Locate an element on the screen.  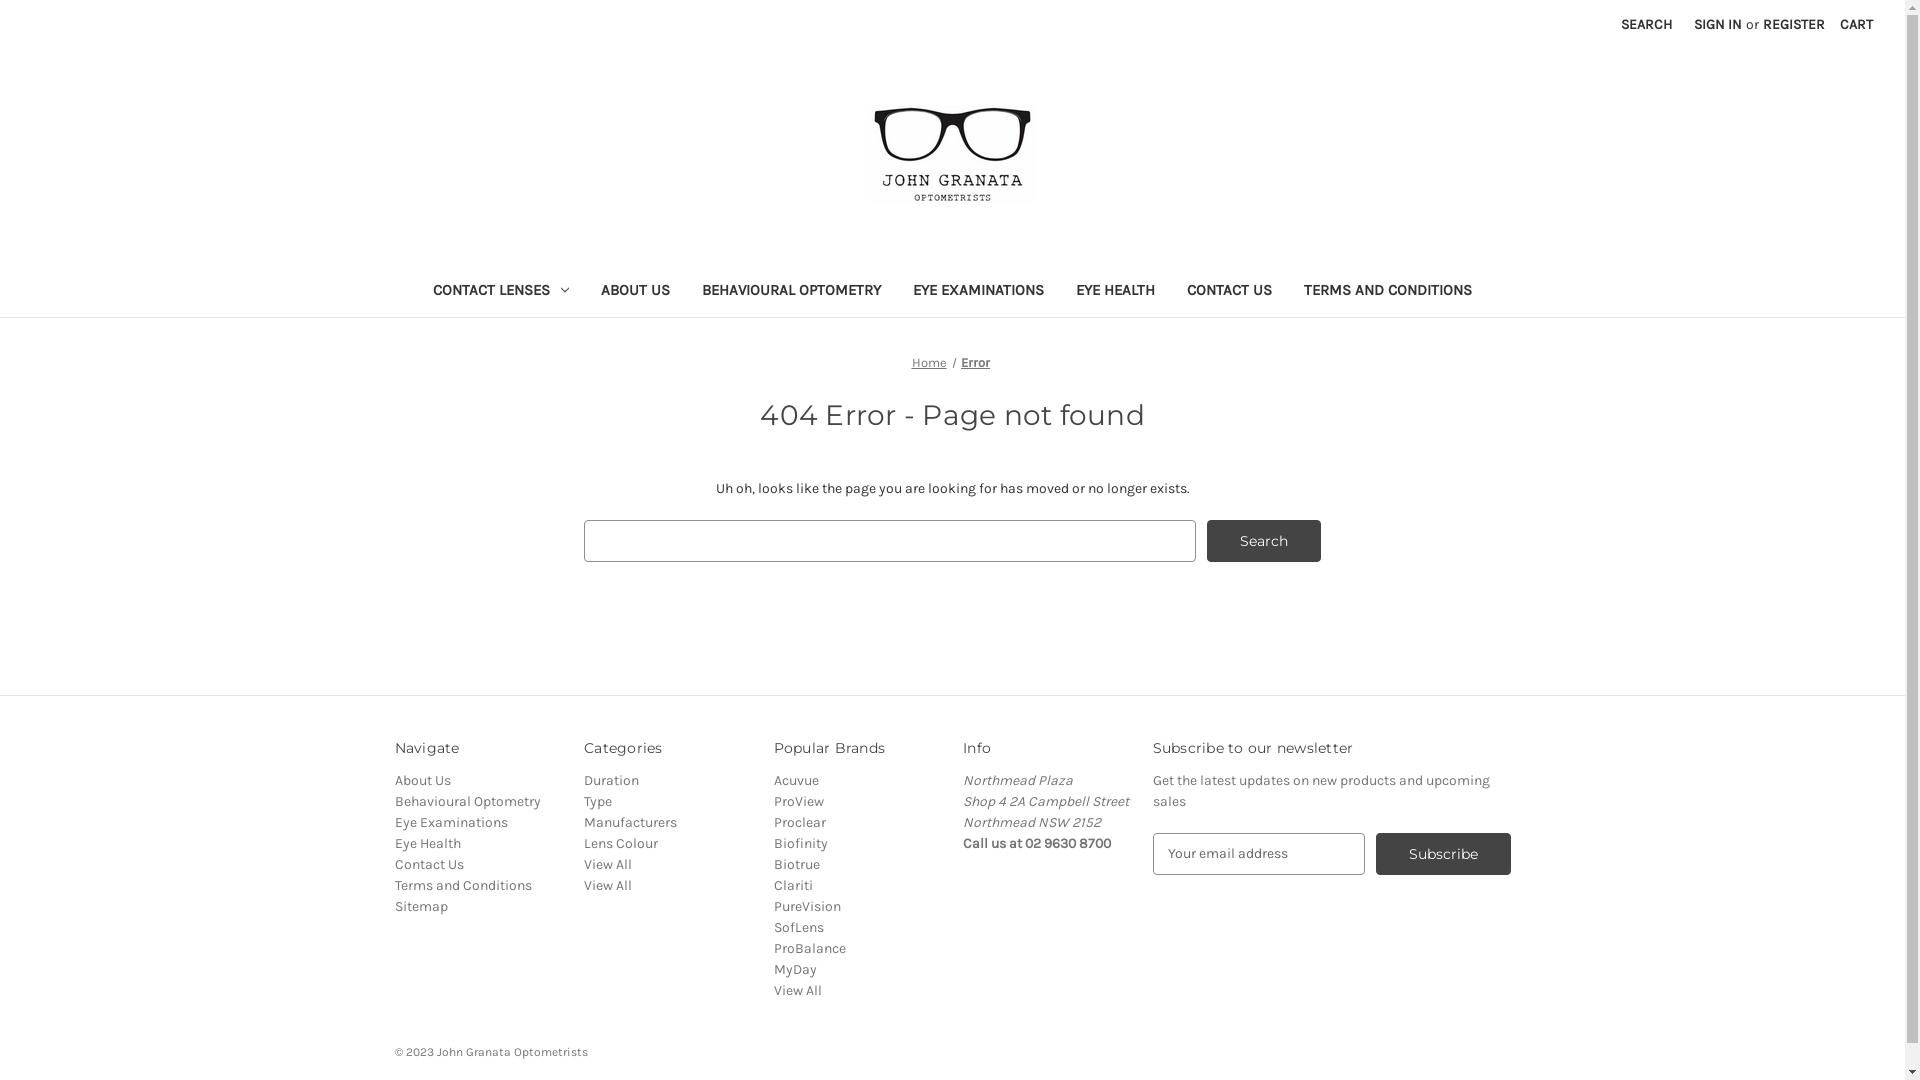
'View All' is located at coordinates (796, 990).